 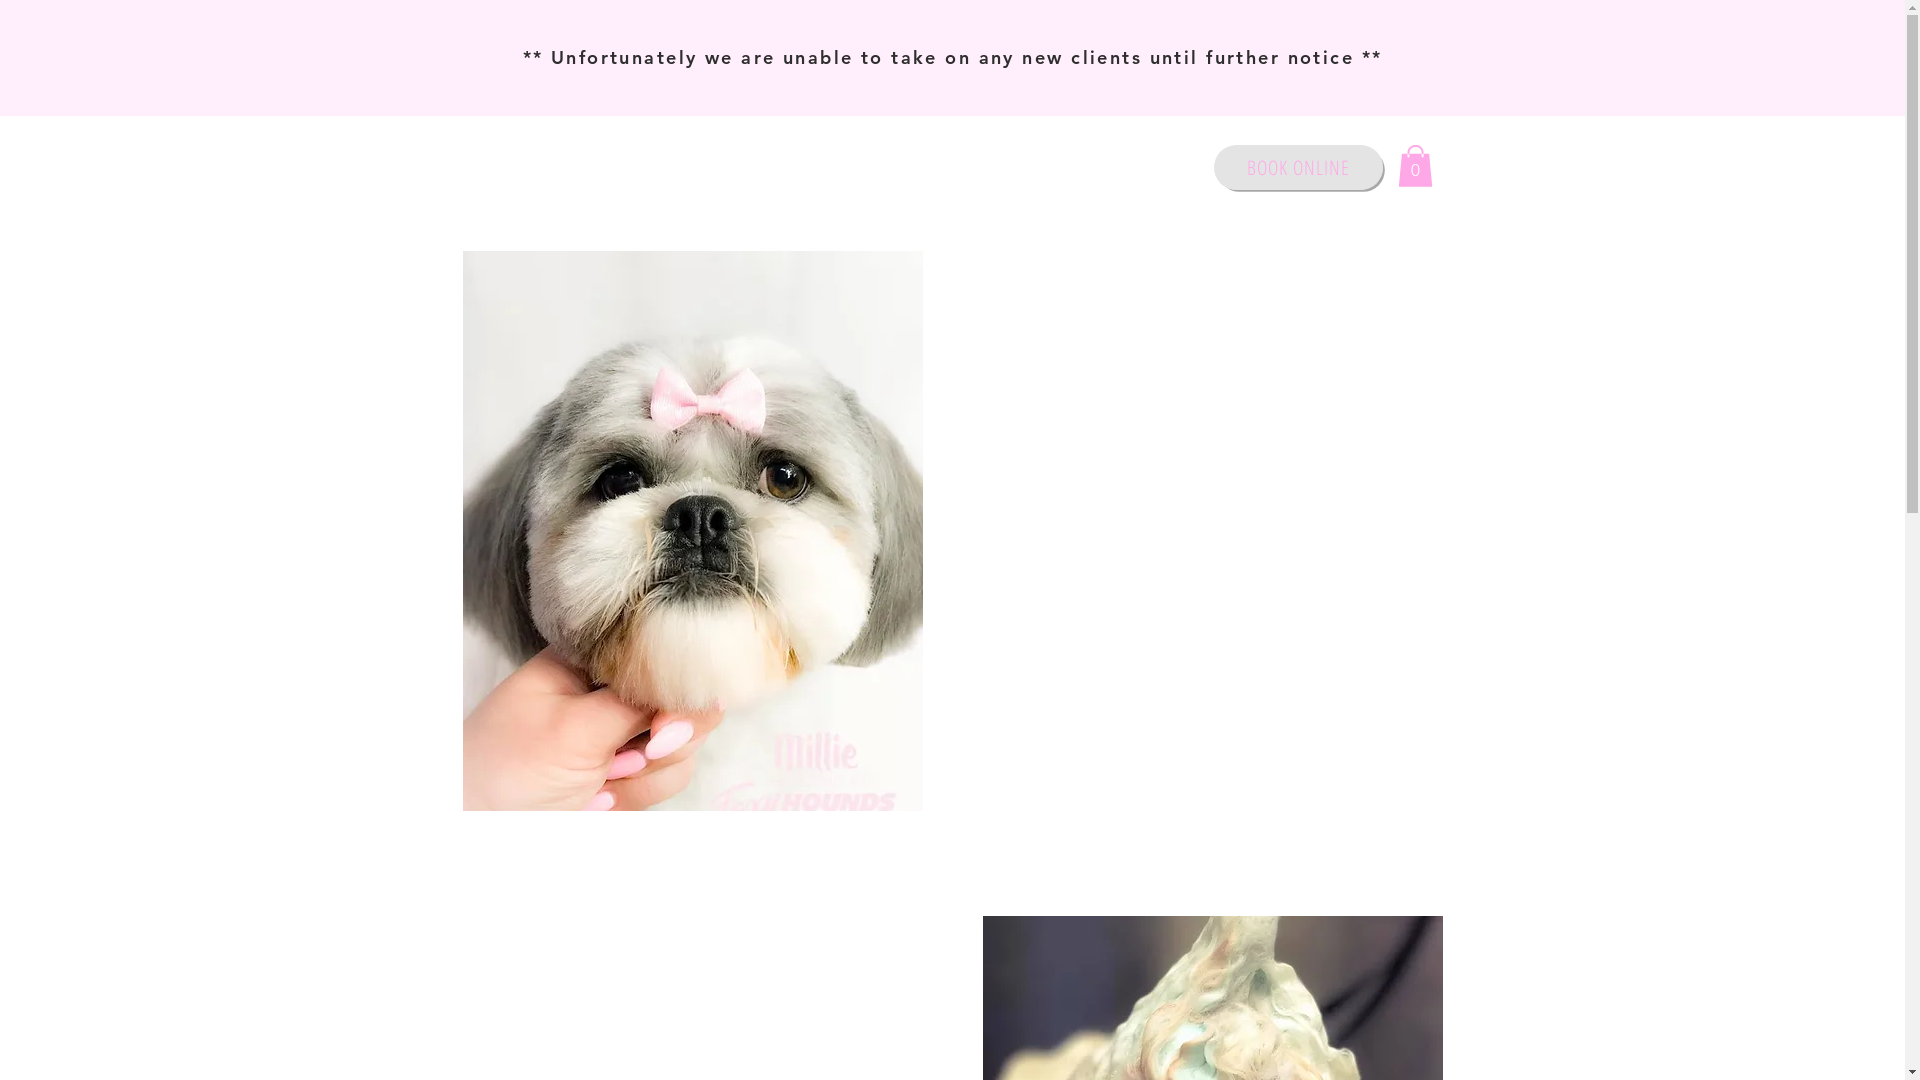 What do you see at coordinates (1396, 164) in the screenshot?
I see `'0'` at bounding box center [1396, 164].